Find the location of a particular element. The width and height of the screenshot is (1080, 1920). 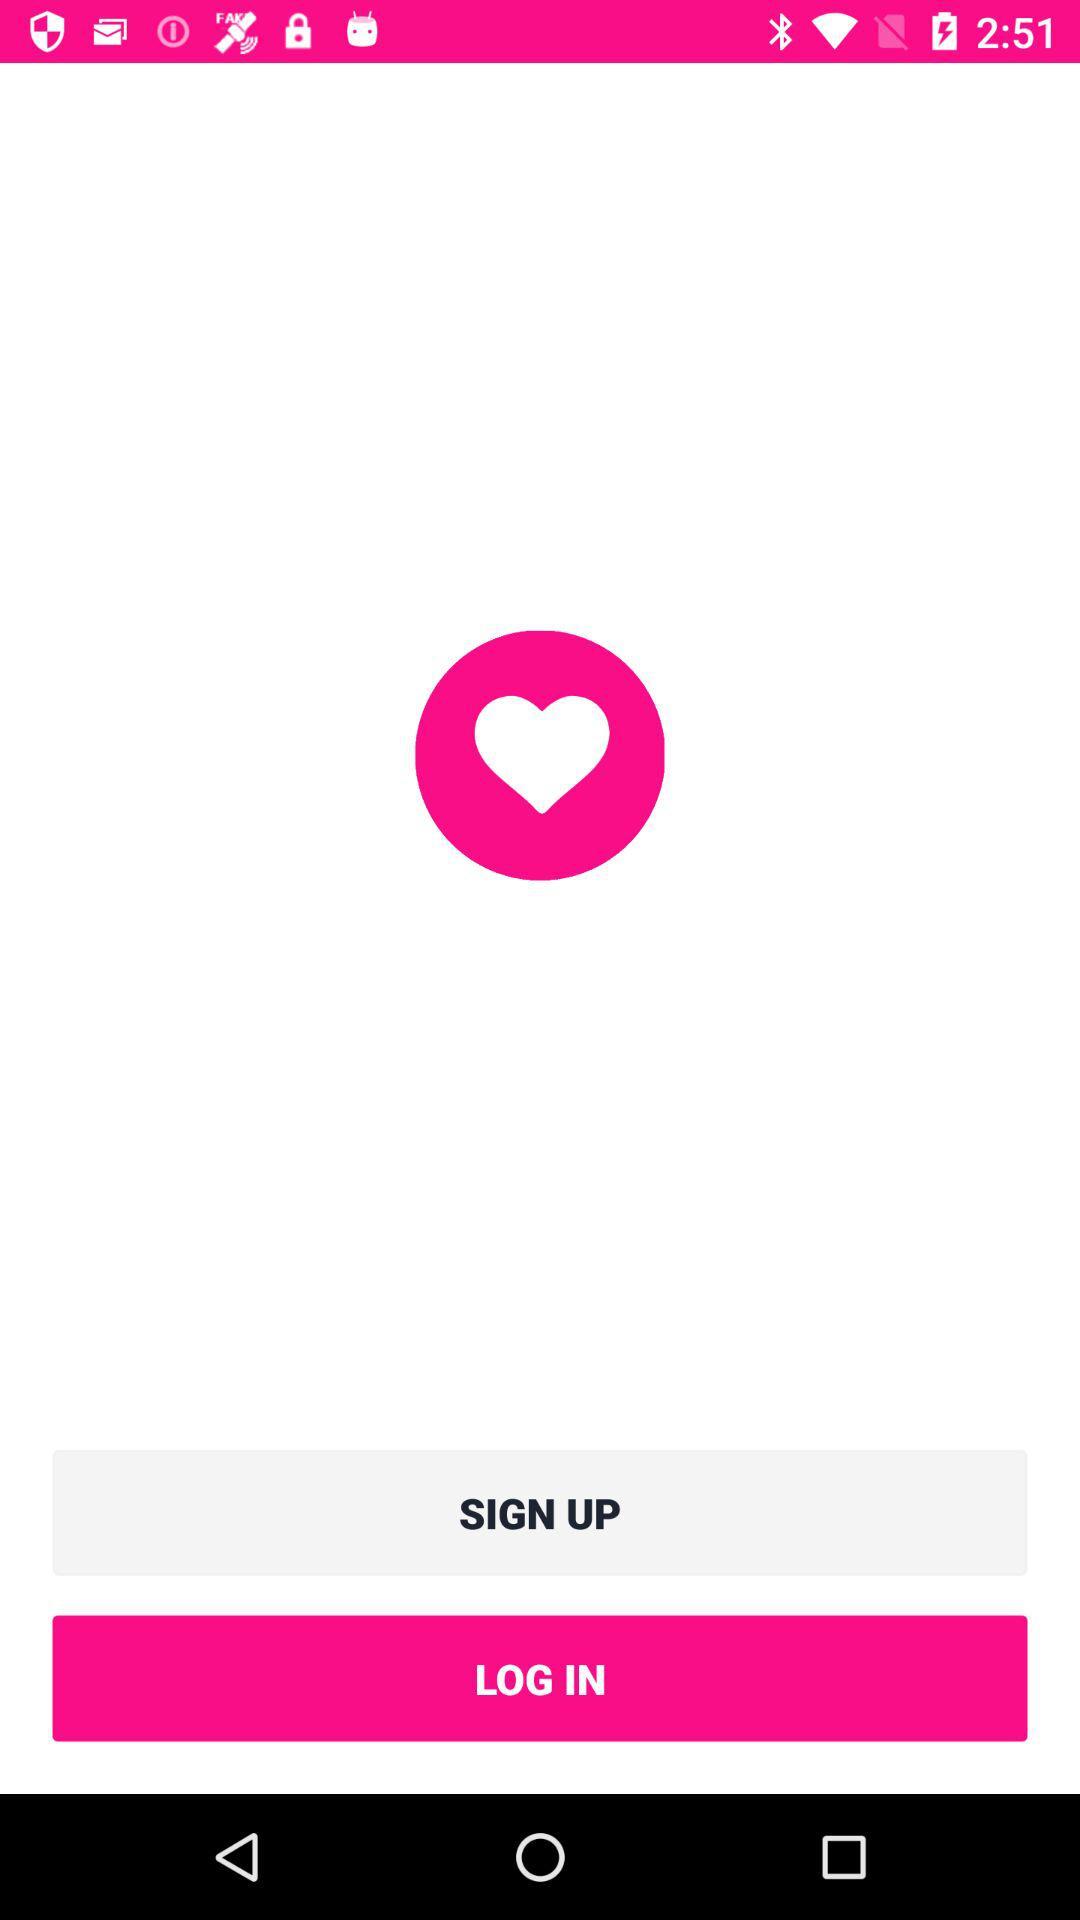

log in is located at coordinates (540, 1678).